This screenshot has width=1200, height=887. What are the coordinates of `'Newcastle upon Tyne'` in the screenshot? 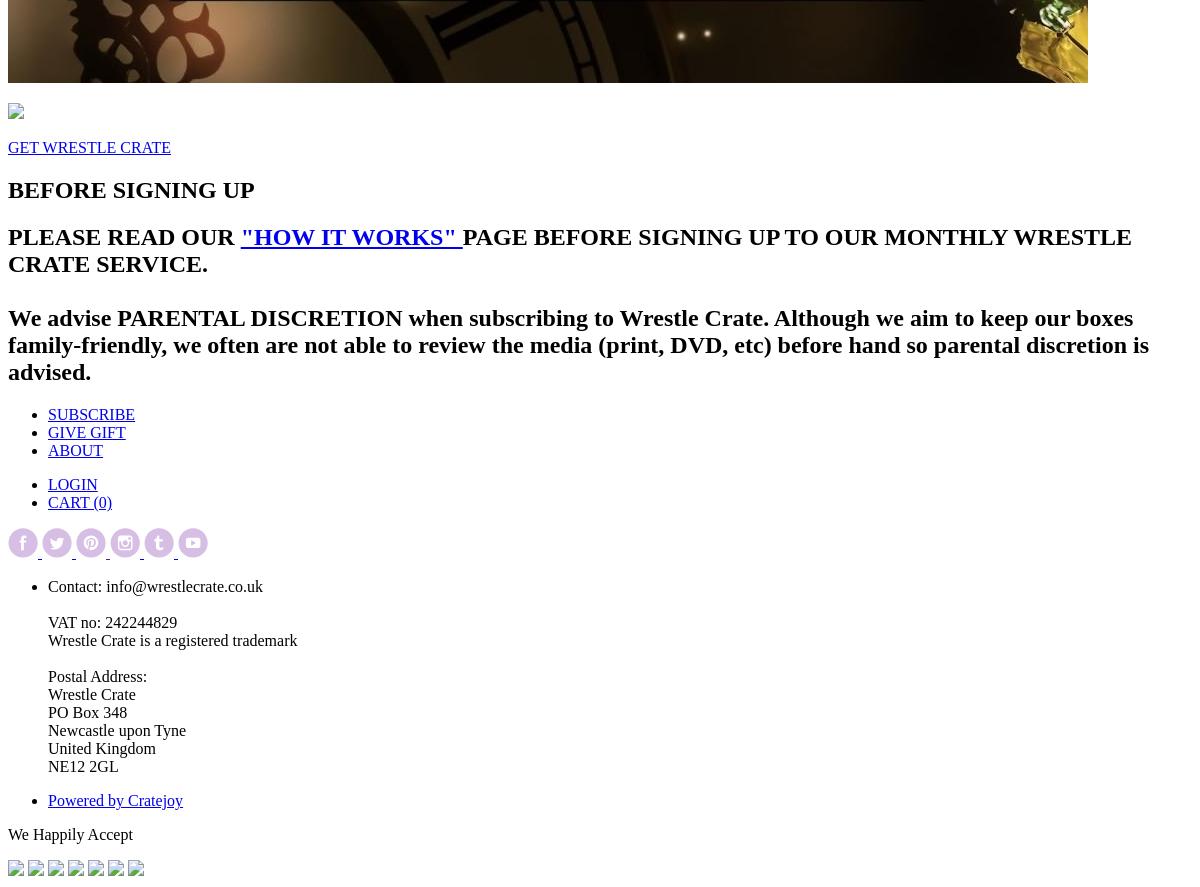 It's located at (117, 730).